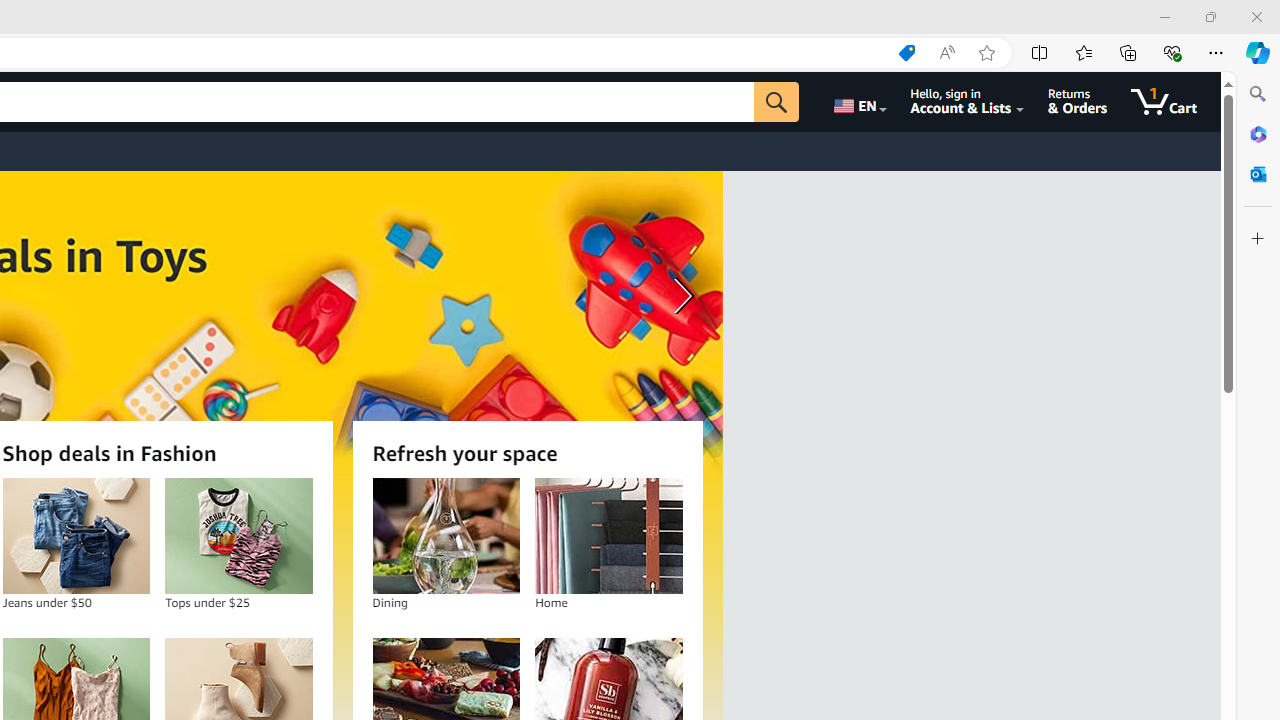  Describe the element at coordinates (76, 535) in the screenshot. I see `'Jeans under $50'` at that location.